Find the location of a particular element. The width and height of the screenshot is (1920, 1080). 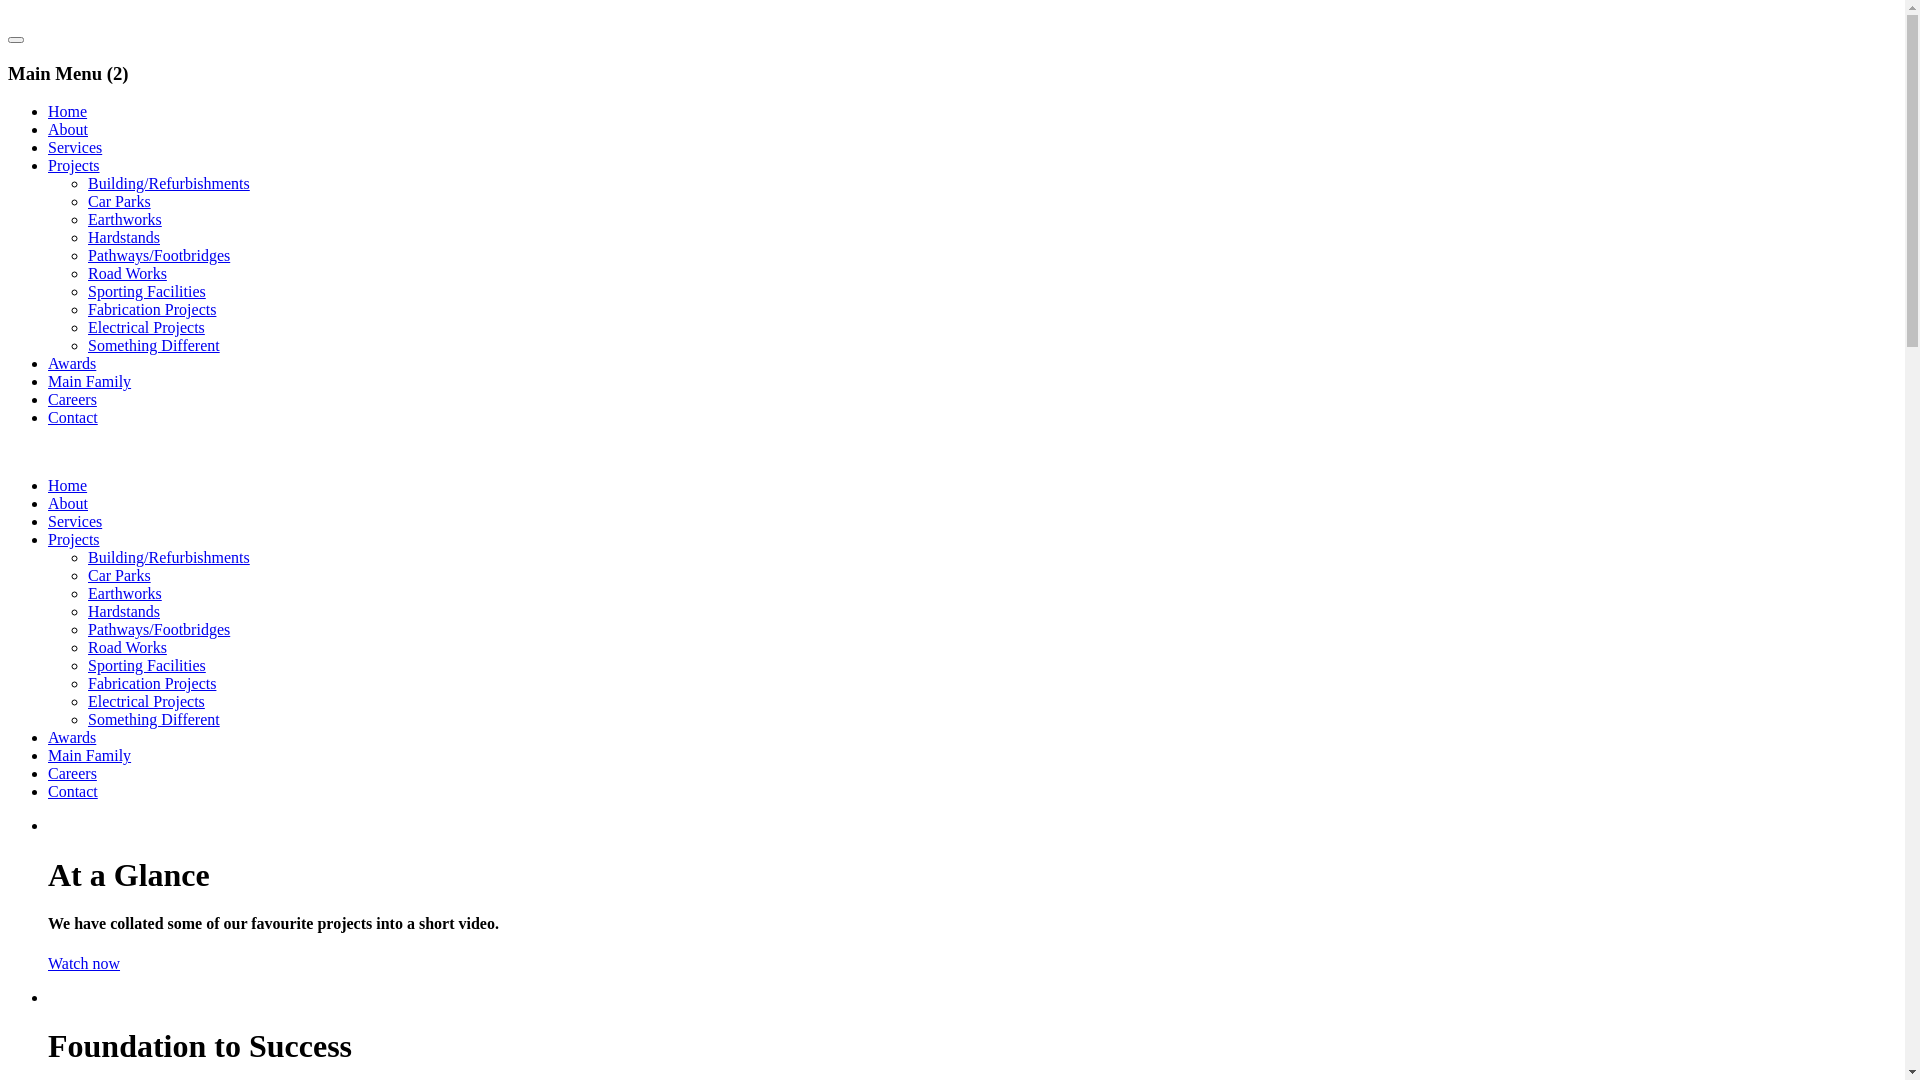

'Earthworks' is located at coordinates (123, 219).